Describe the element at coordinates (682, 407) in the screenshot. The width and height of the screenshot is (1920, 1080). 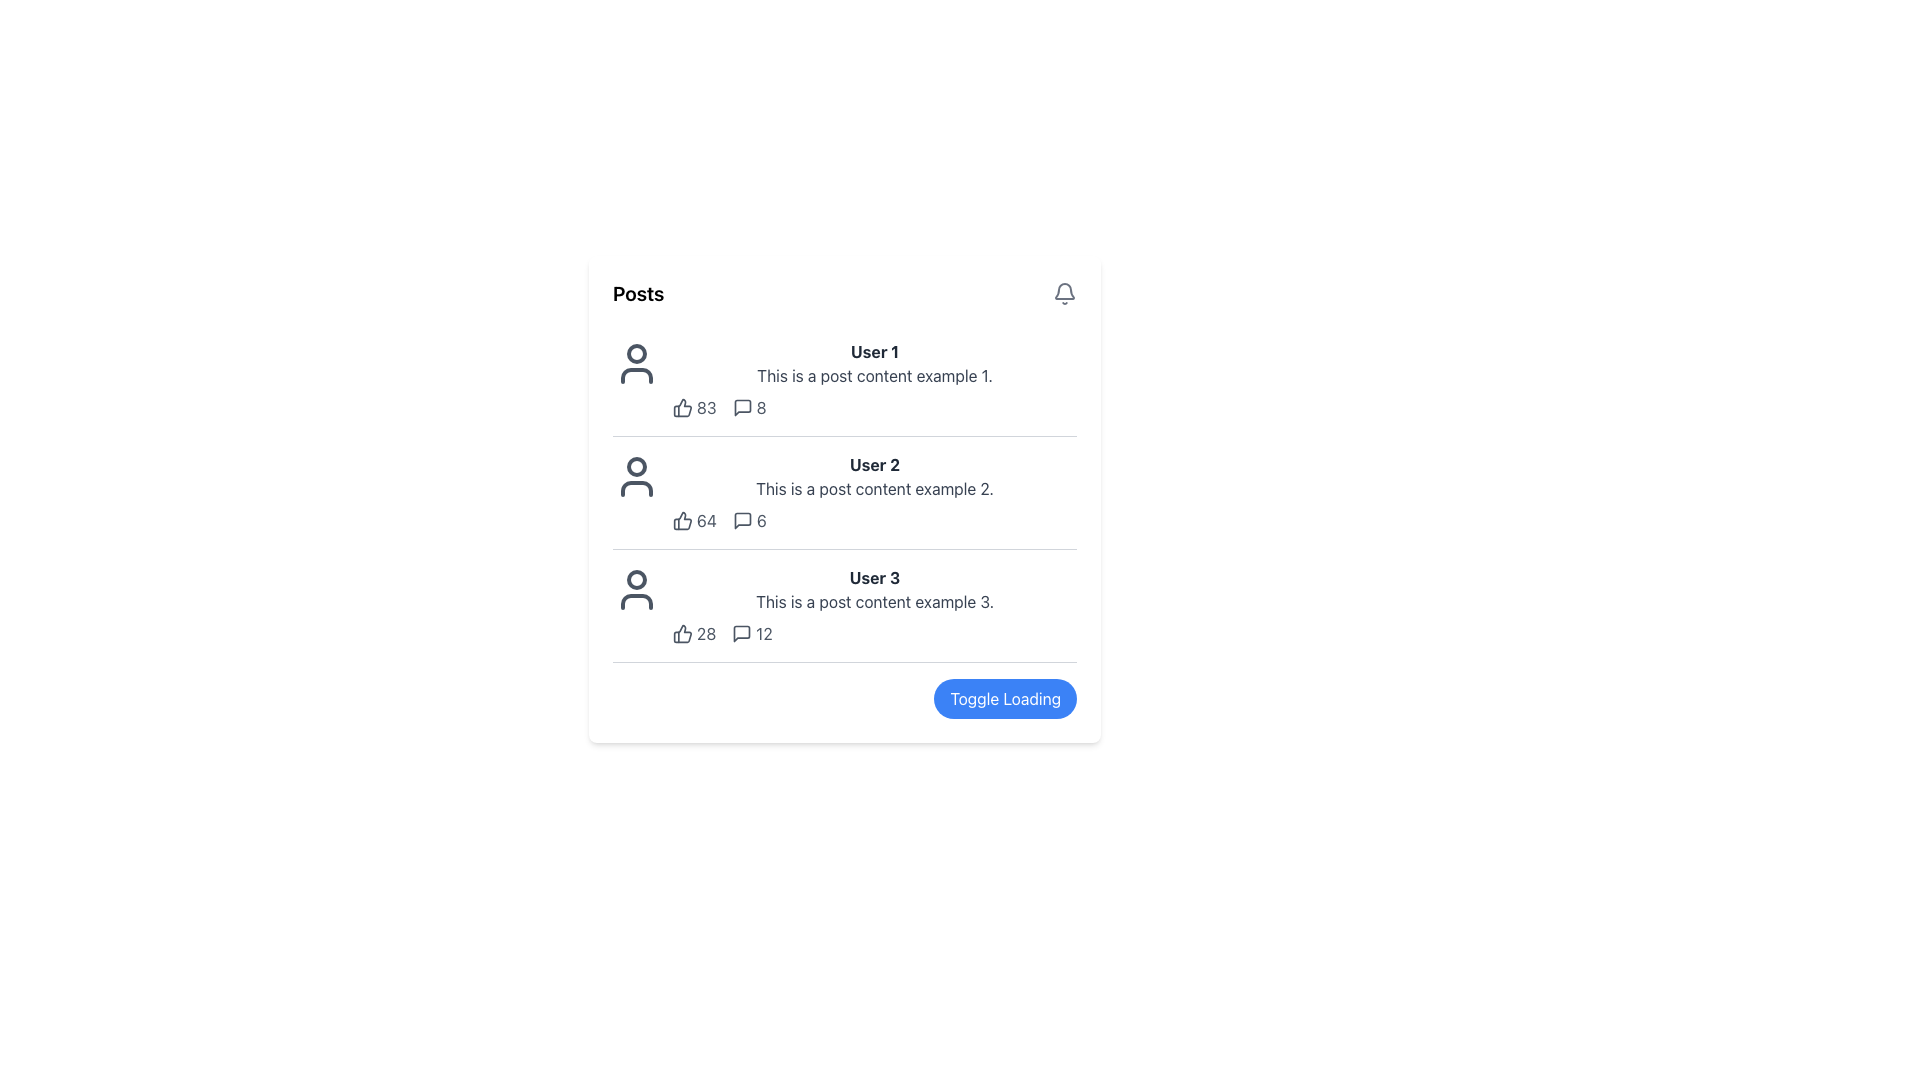
I see `the thumbs-up icon indicating 'like' functionality for User 1's post` at that location.